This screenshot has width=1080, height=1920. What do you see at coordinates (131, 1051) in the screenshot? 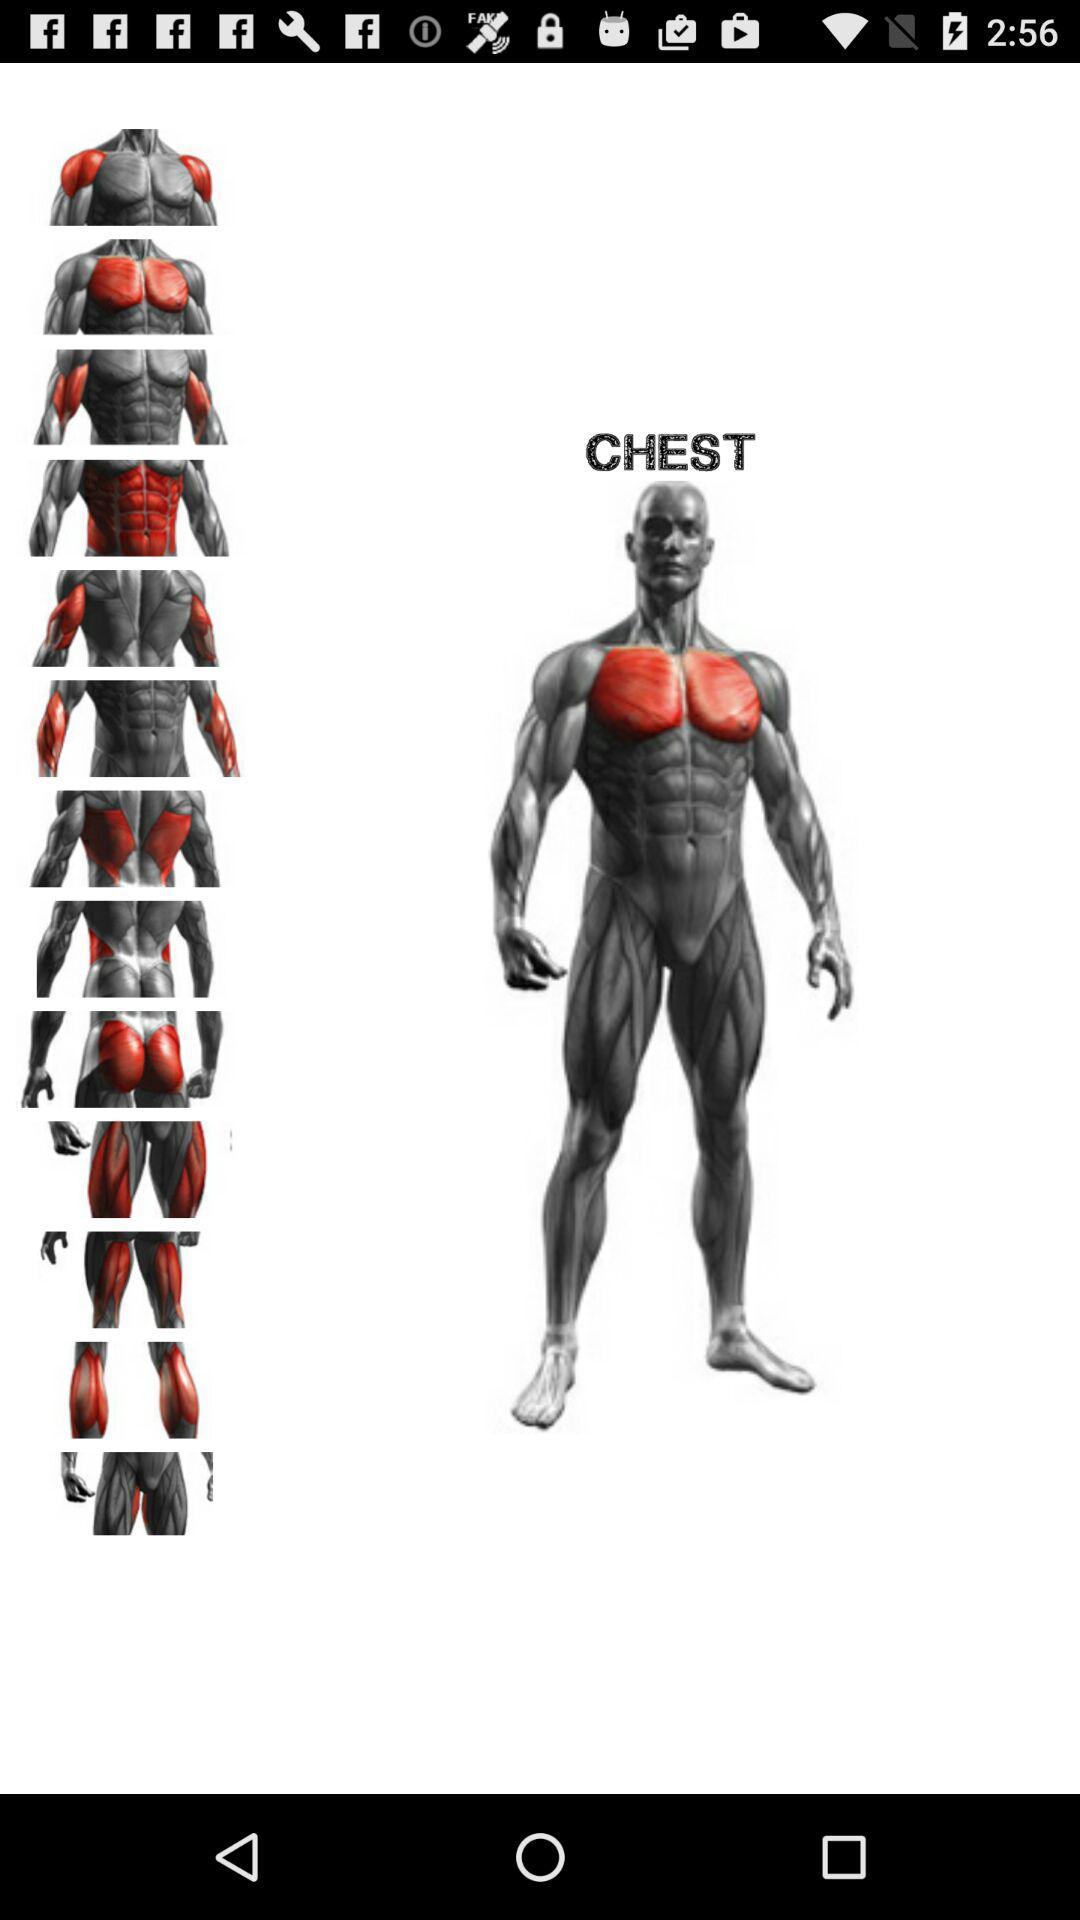
I see `gluteus maximus` at bounding box center [131, 1051].